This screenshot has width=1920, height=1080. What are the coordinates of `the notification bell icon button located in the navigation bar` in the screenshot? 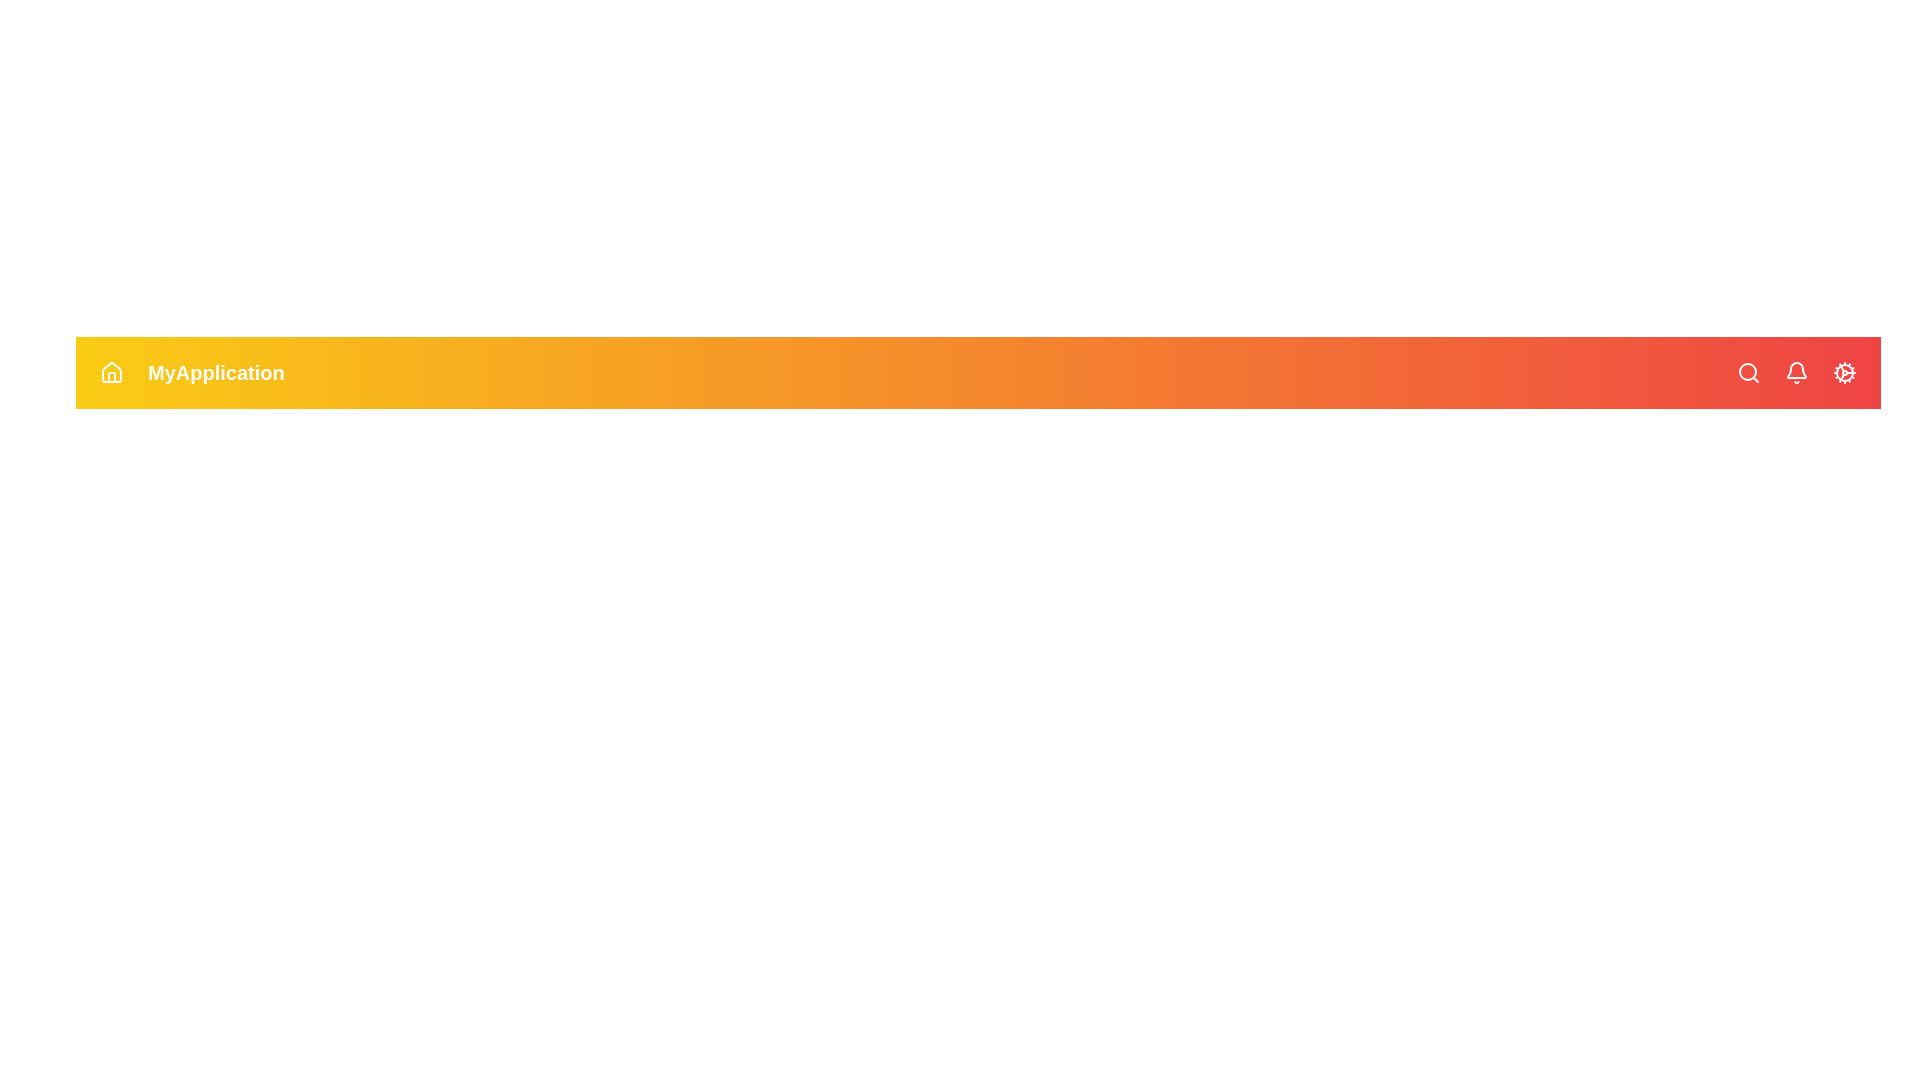 It's located at (1796, 373).